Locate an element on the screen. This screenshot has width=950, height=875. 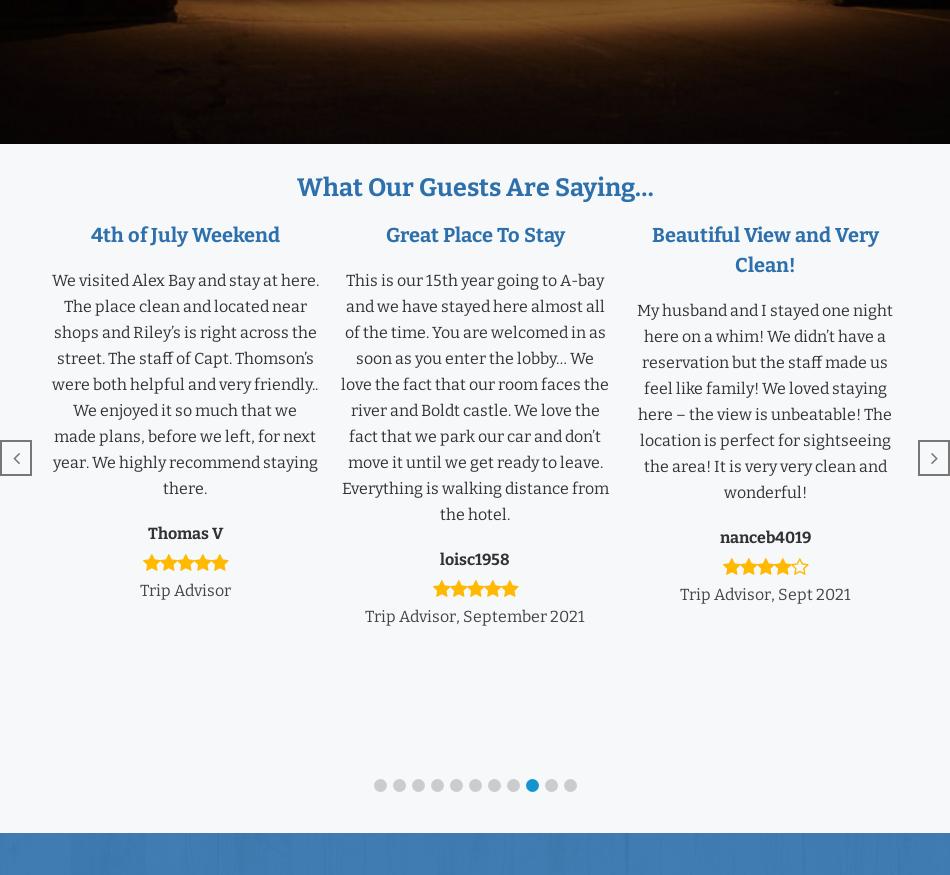
'Great Place To Stay' is located at coordinates (473, 235).